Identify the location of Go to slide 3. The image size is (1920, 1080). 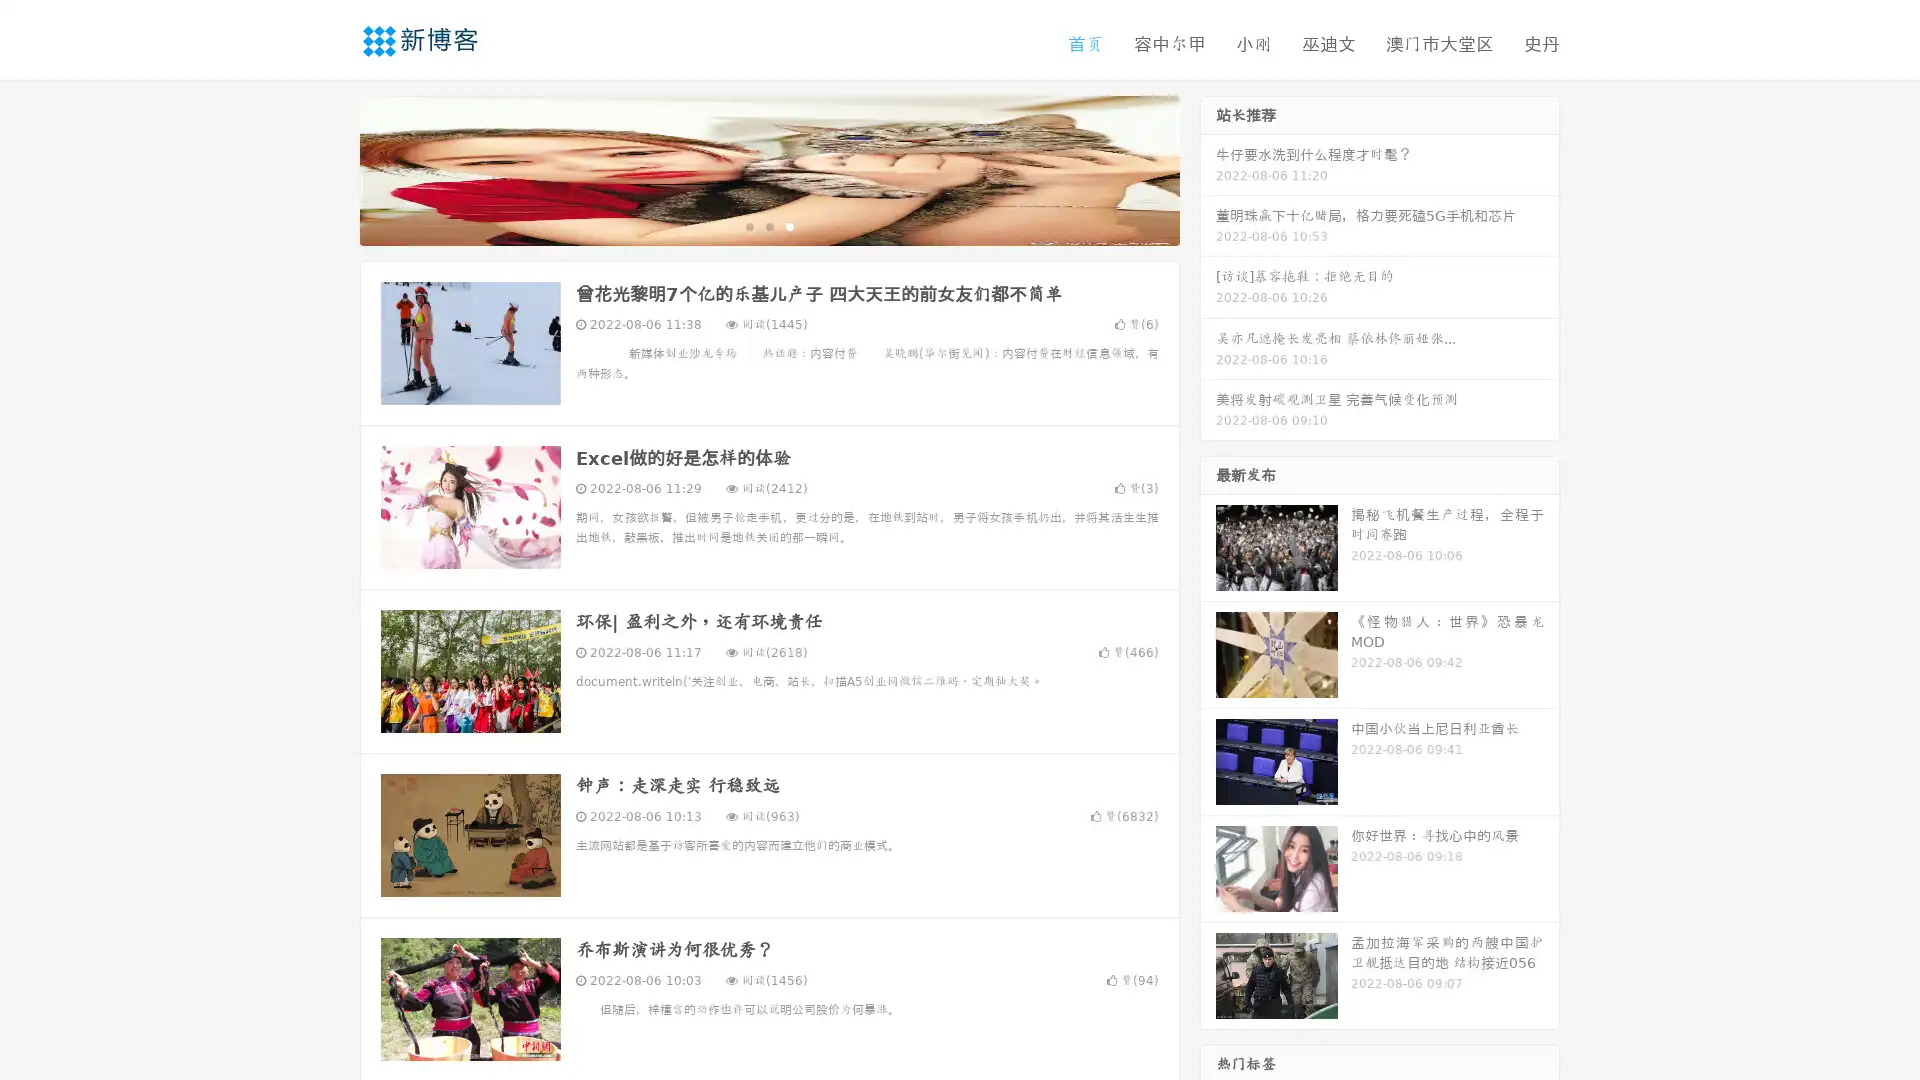
(789, 225).